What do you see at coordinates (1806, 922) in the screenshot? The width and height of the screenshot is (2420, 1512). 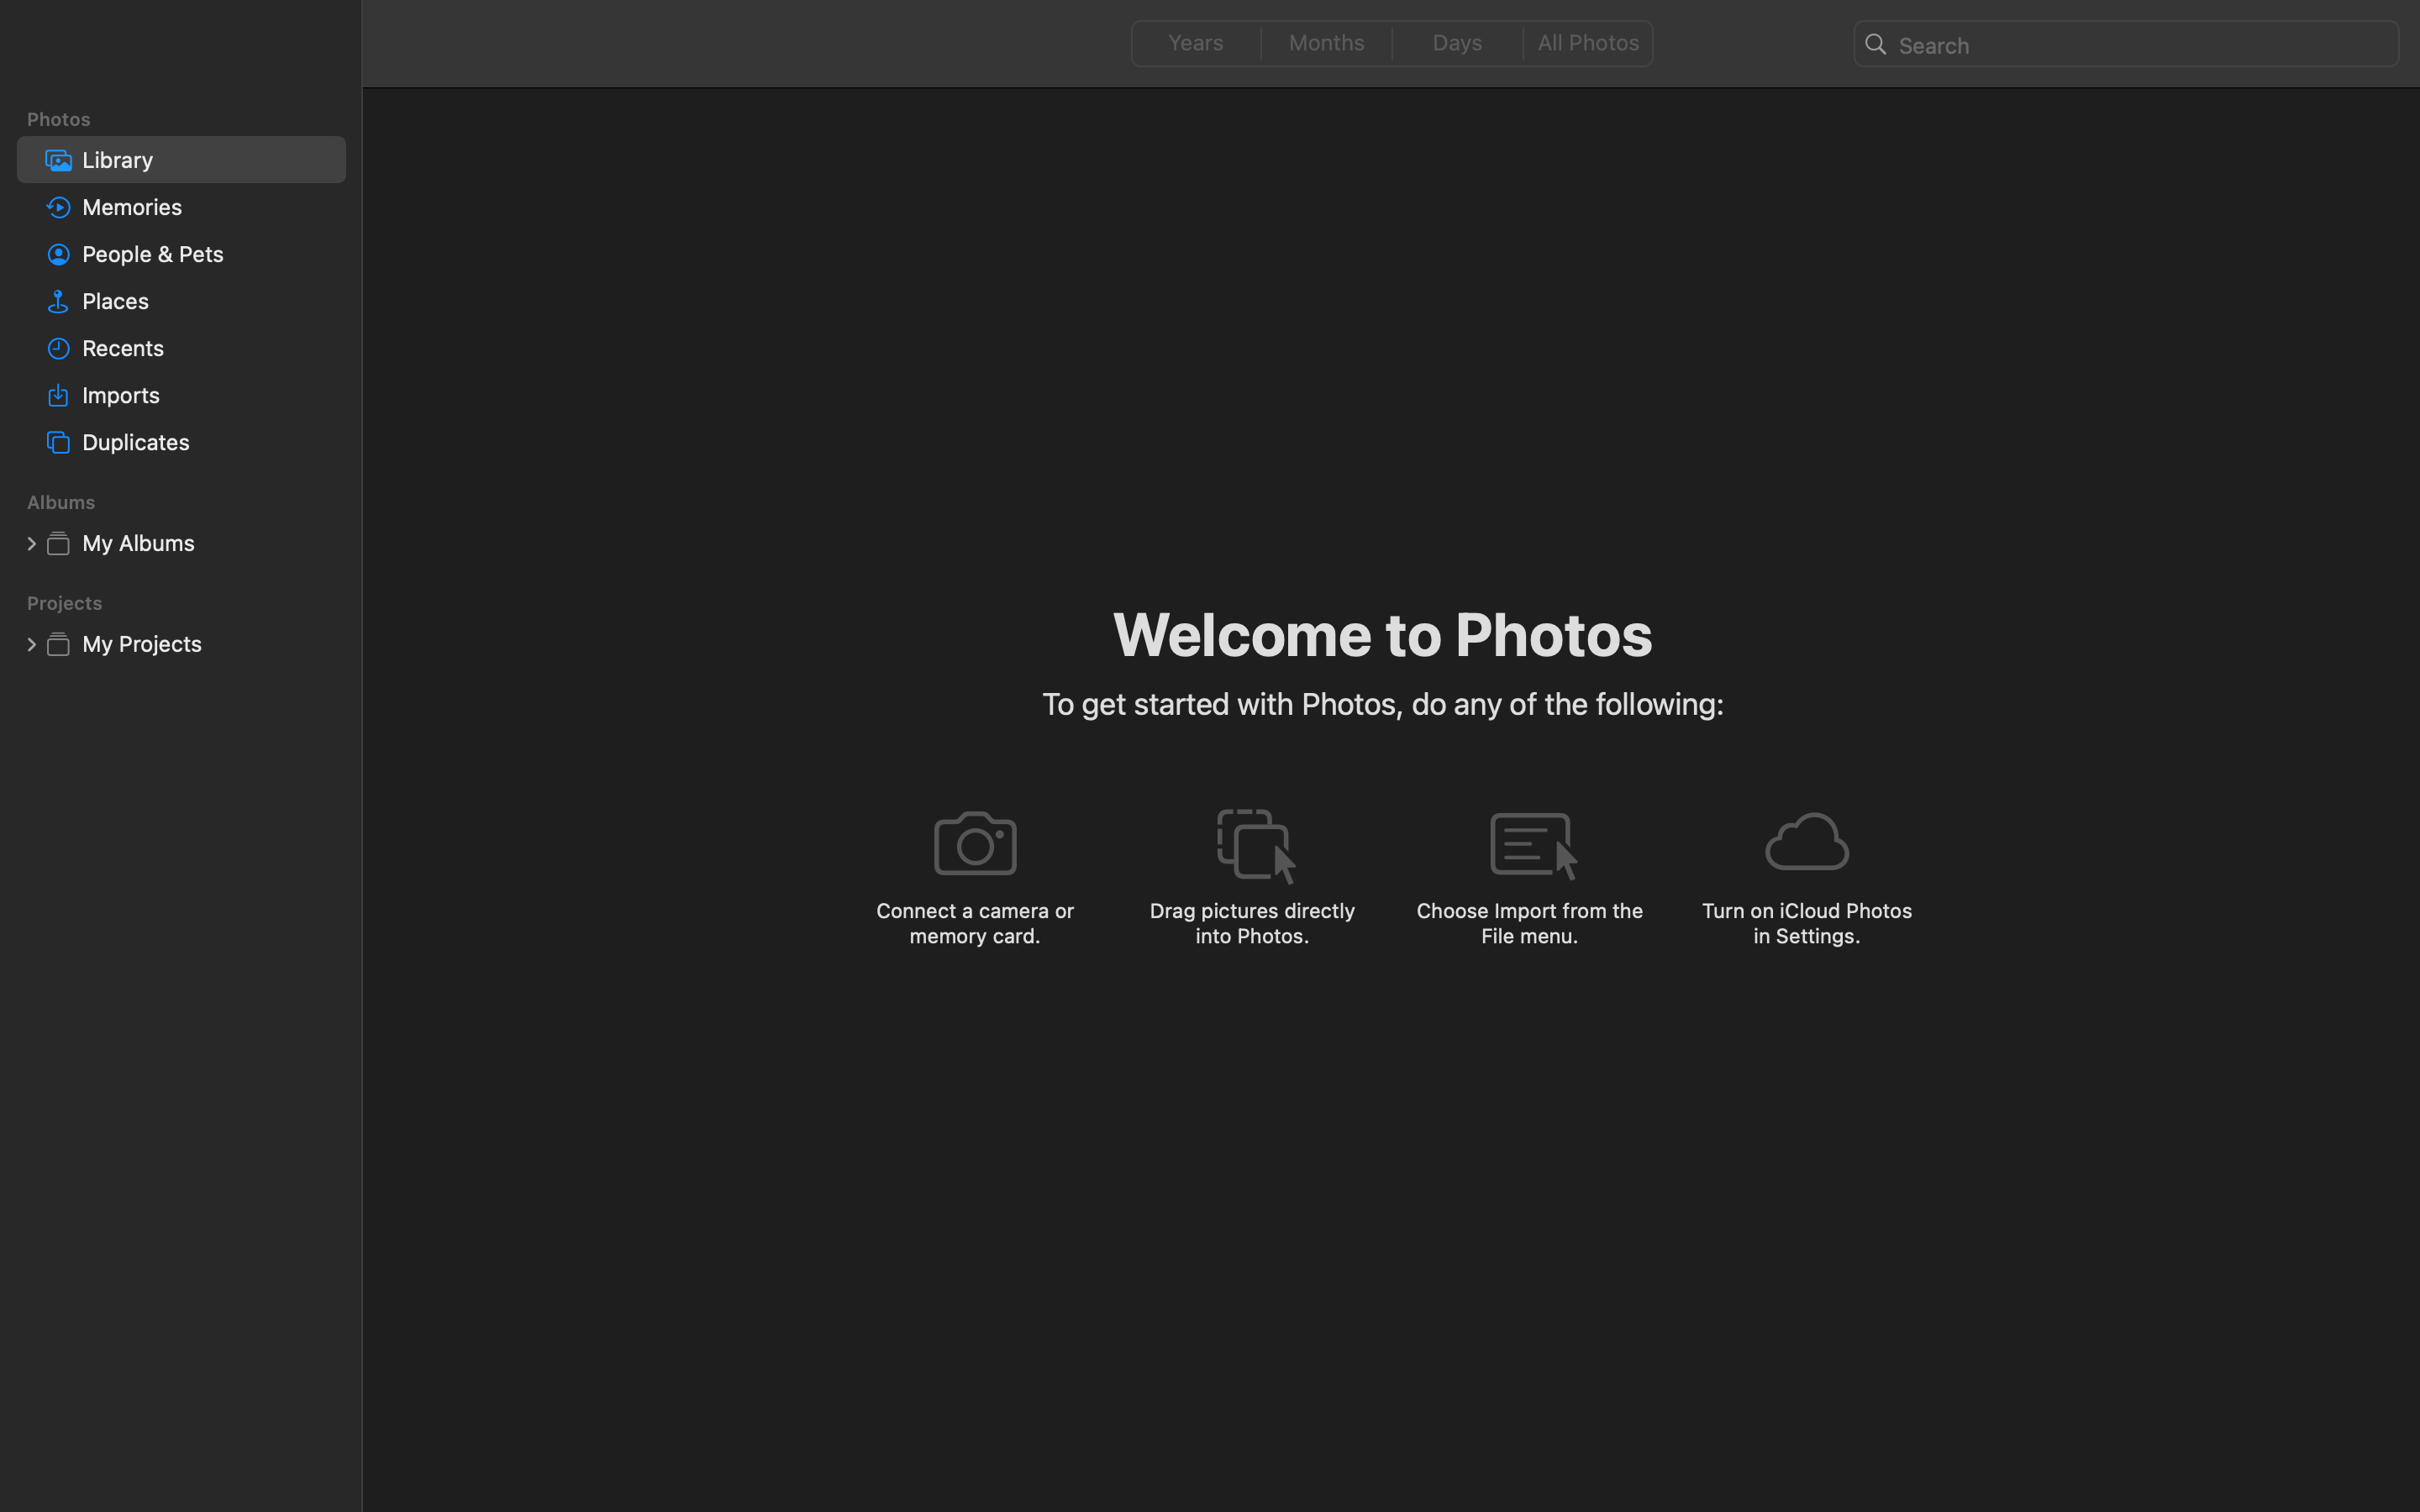 I see `'Turn on iCloud Photos in Settings.'` at bounding box center [1806, 922].